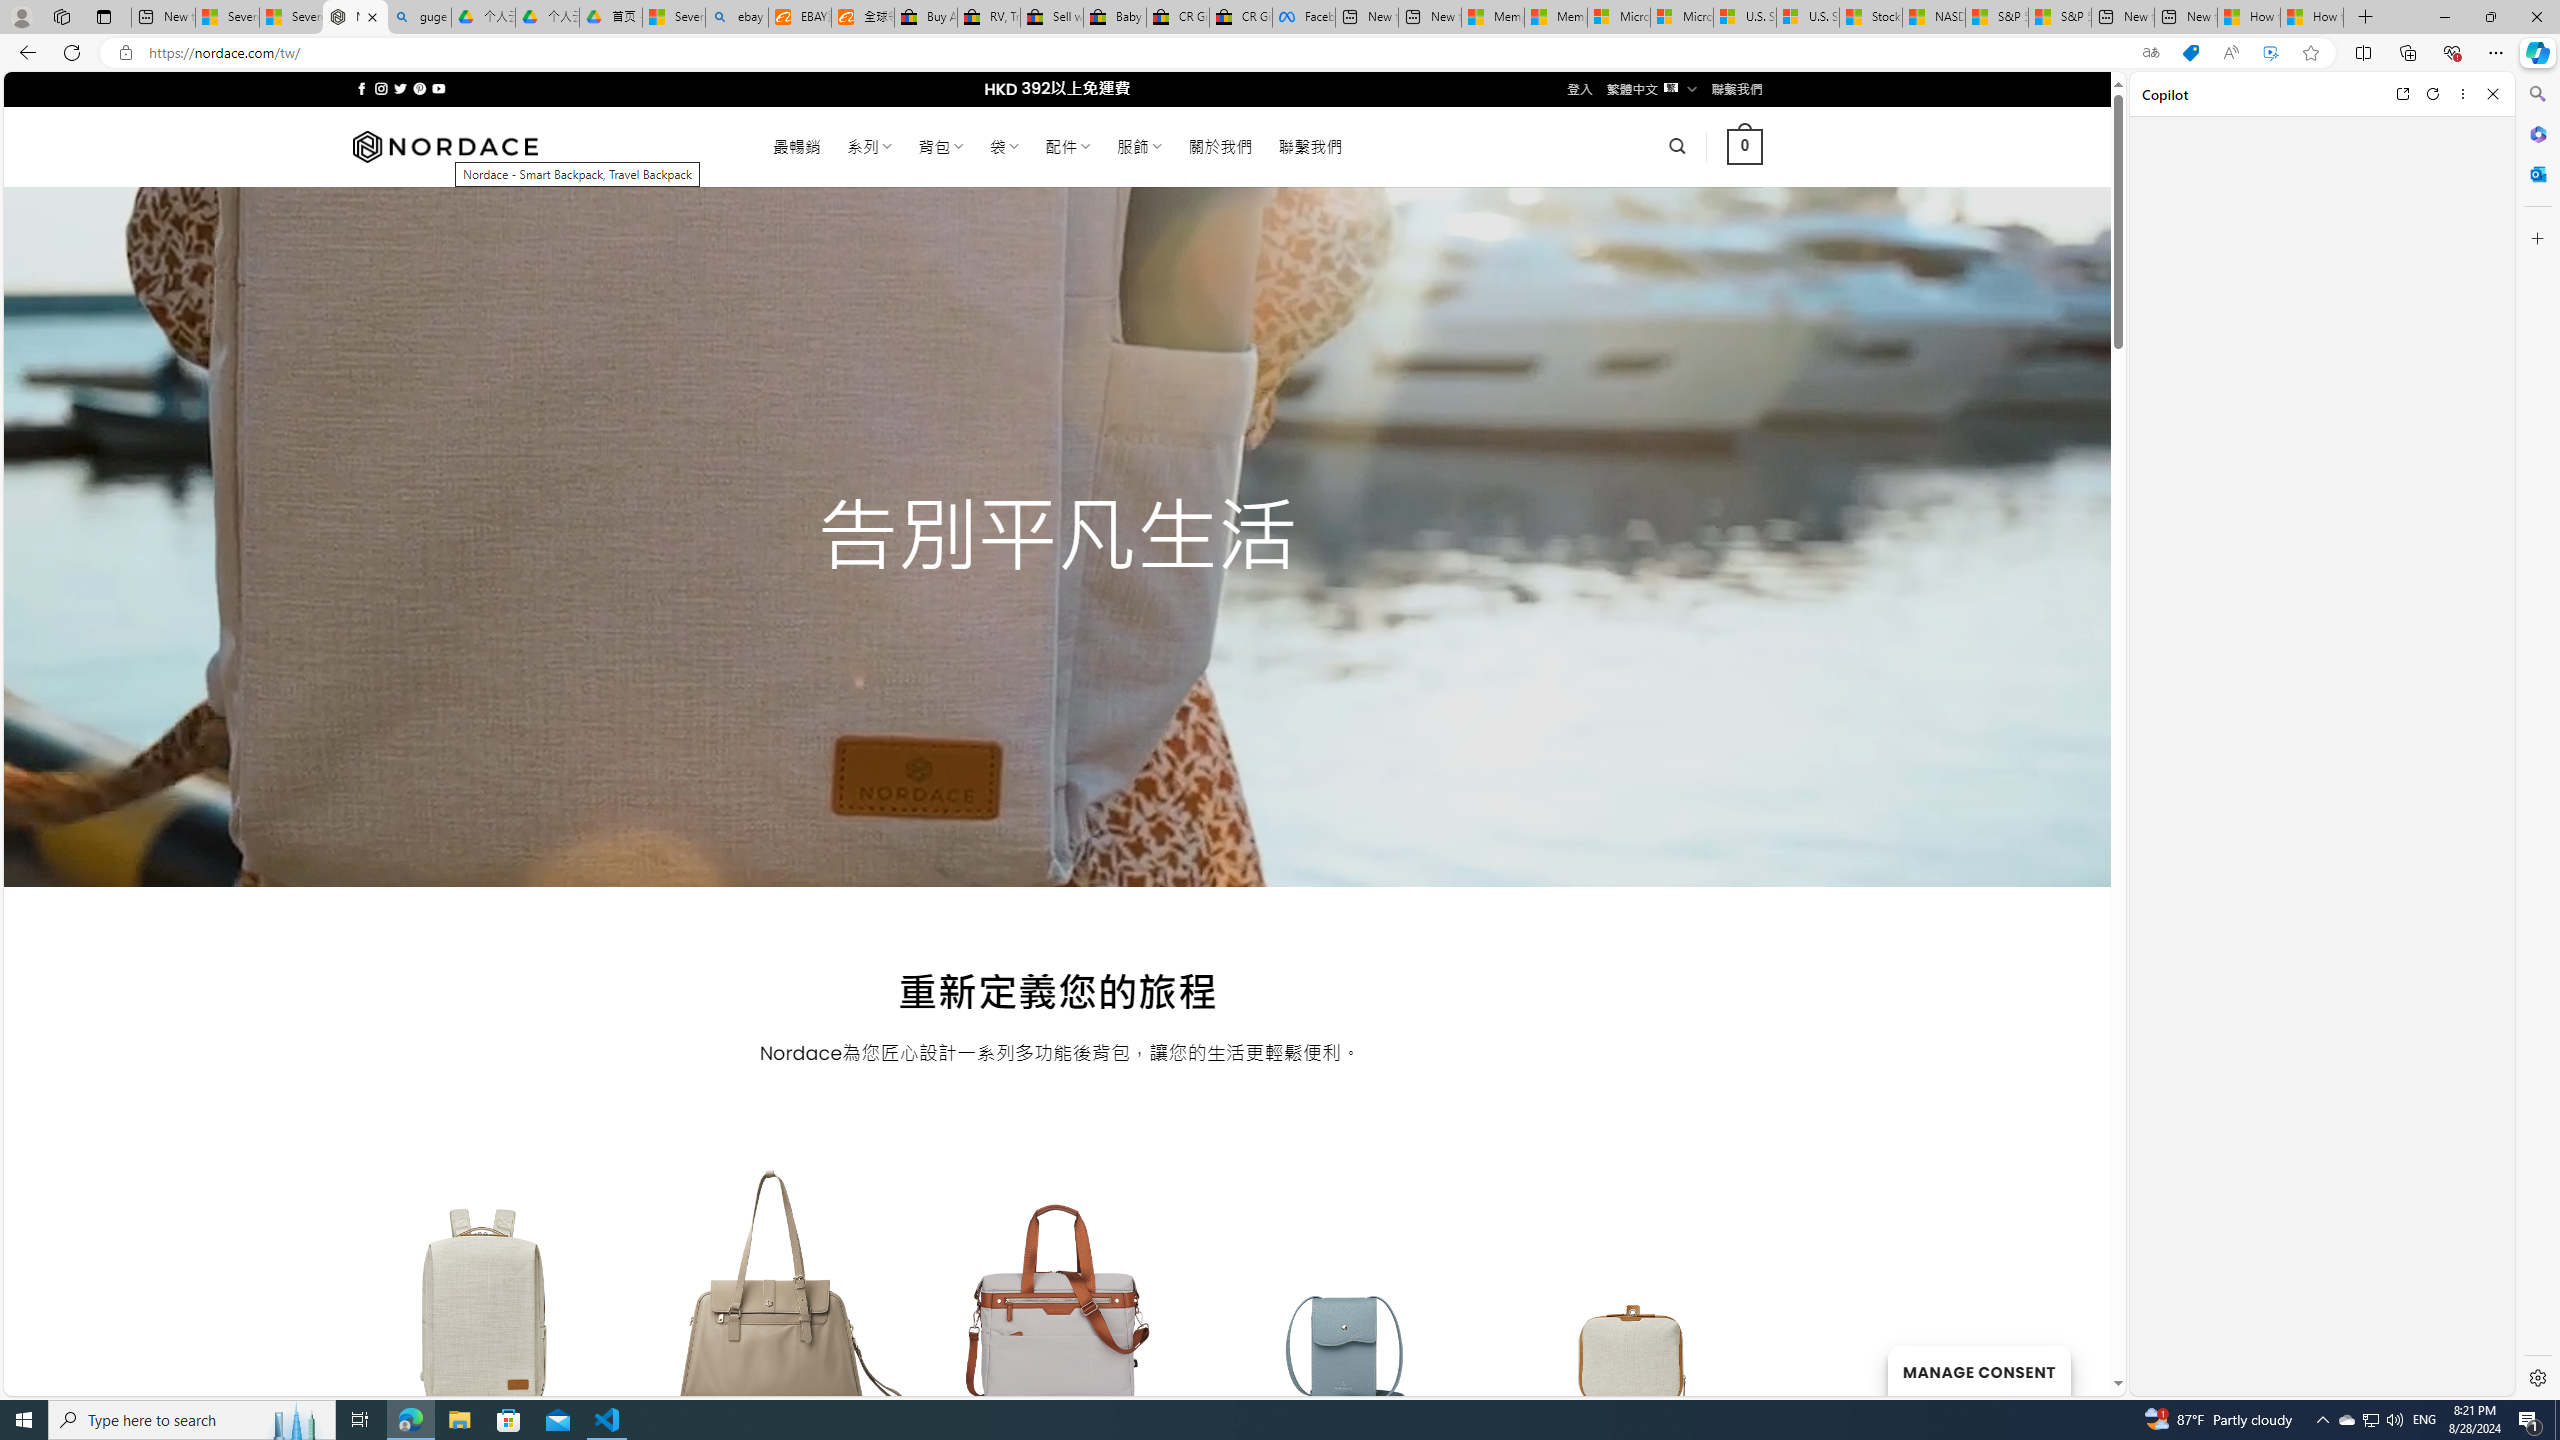 This screenshot has width=2560, height=1440. I want to click on 'Side bar', so click(2537, 735).